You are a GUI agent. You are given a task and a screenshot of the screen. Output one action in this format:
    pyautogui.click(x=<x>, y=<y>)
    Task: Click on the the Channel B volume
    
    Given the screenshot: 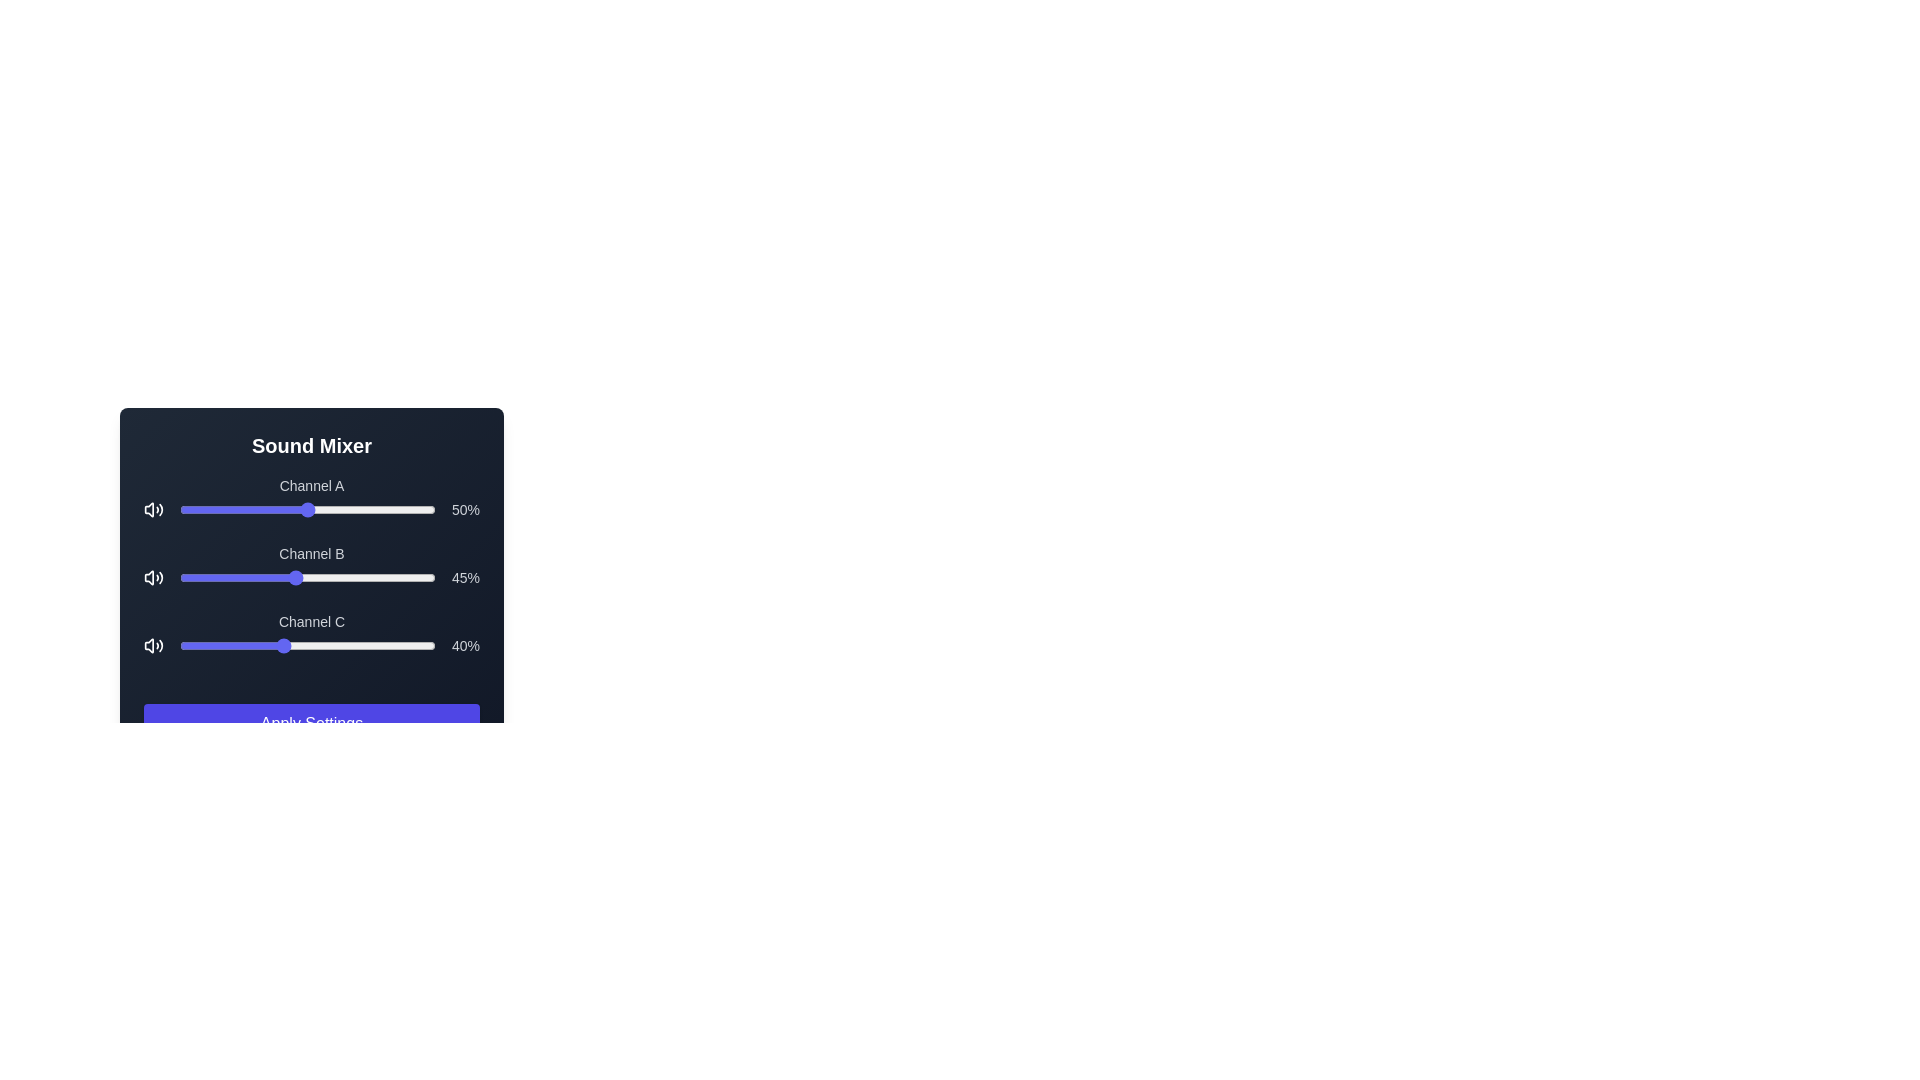 What is the action you would take?
    pyautogui.click(x=323, y=578)
    